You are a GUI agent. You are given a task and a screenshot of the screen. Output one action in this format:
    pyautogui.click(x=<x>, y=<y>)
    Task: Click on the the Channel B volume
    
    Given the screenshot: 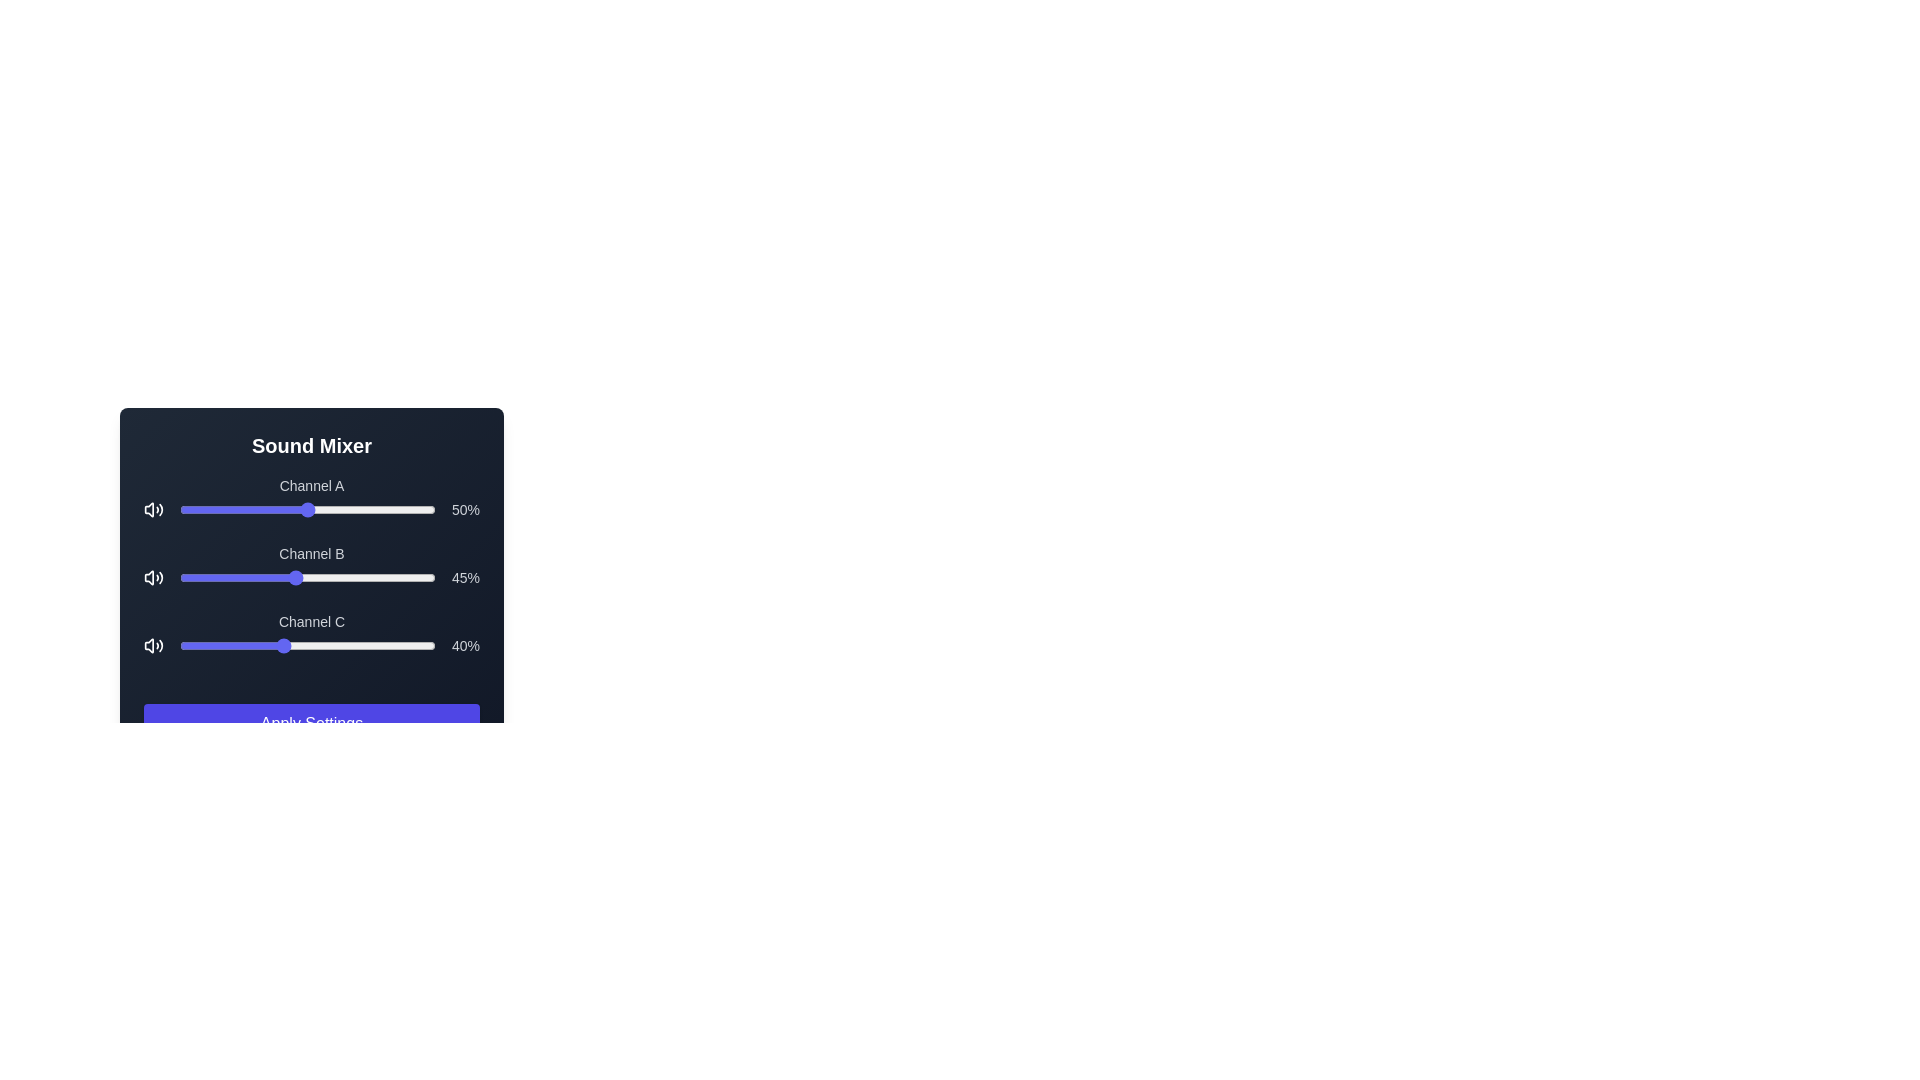 What is the action you would take?
    pyautogui.click(x=323, y=578)
    